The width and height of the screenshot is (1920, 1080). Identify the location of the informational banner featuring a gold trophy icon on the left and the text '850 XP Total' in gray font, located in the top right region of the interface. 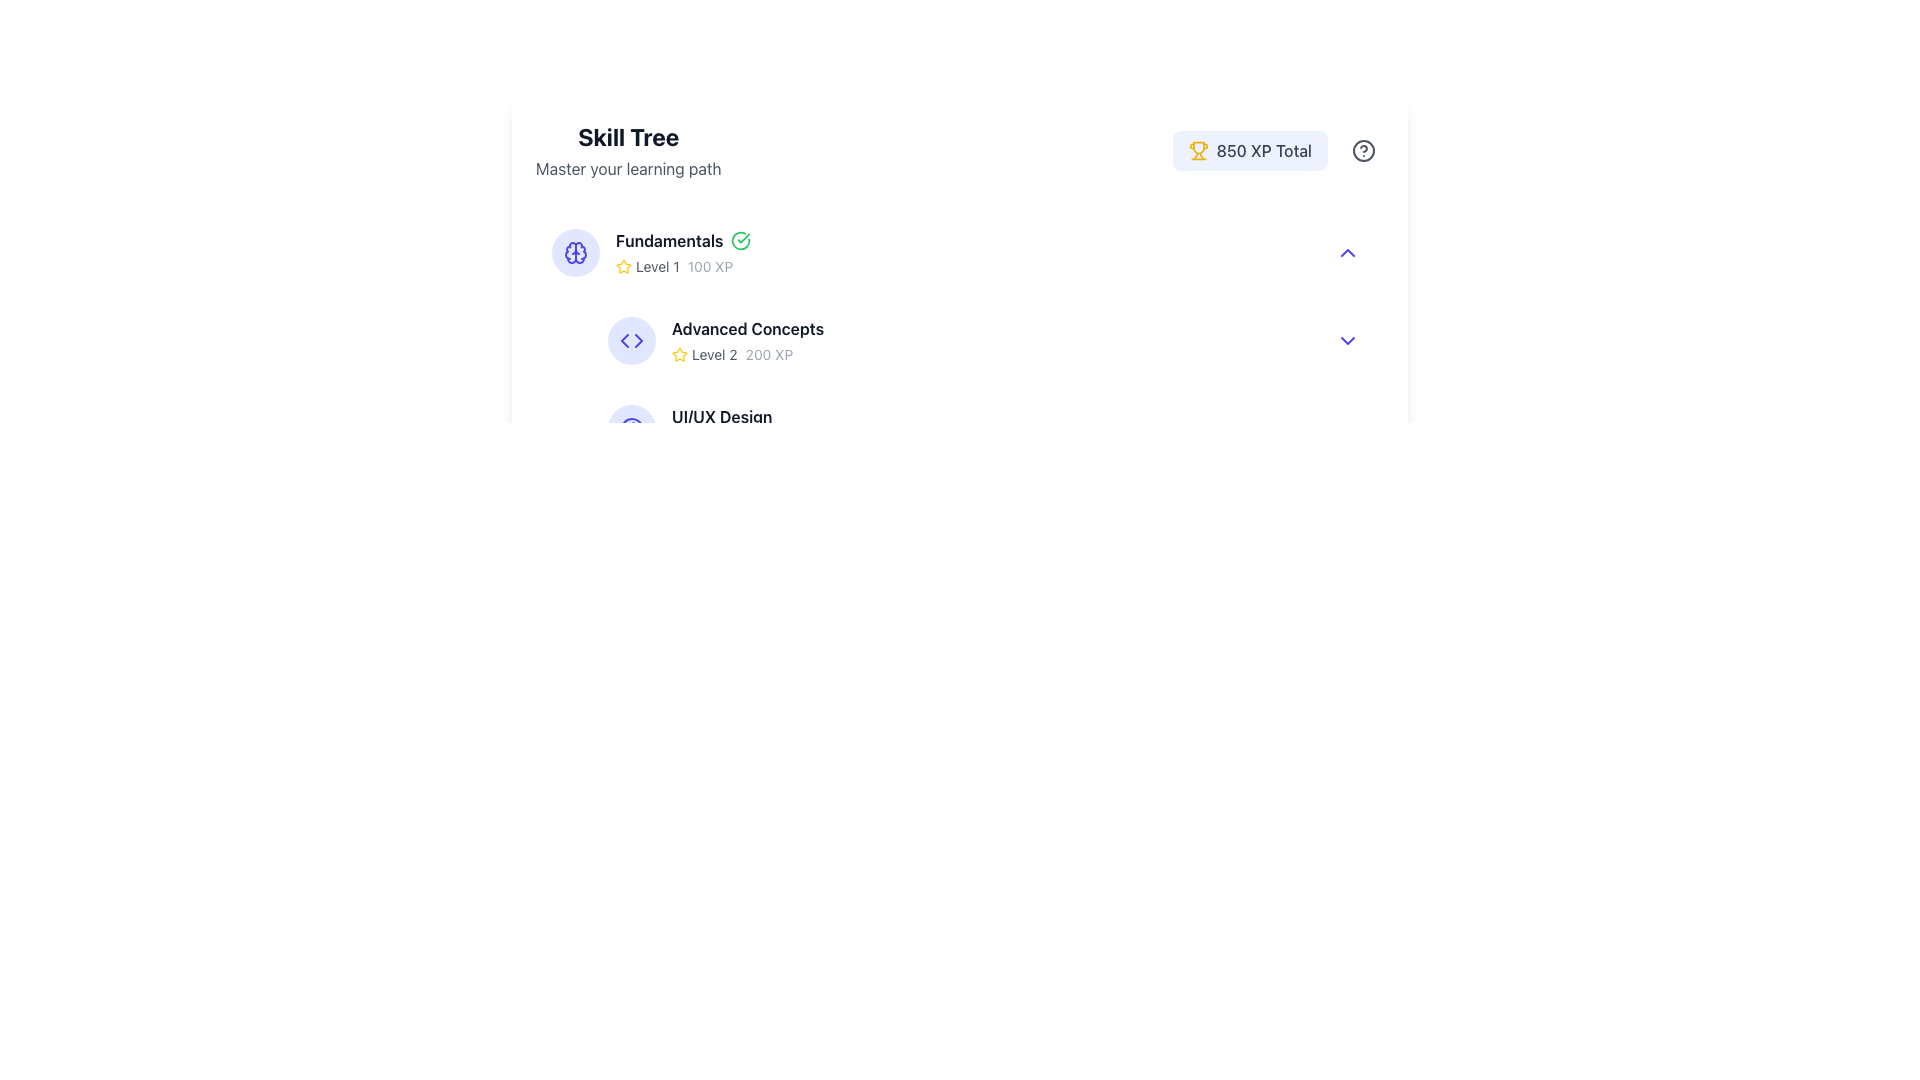
(1249, 149).